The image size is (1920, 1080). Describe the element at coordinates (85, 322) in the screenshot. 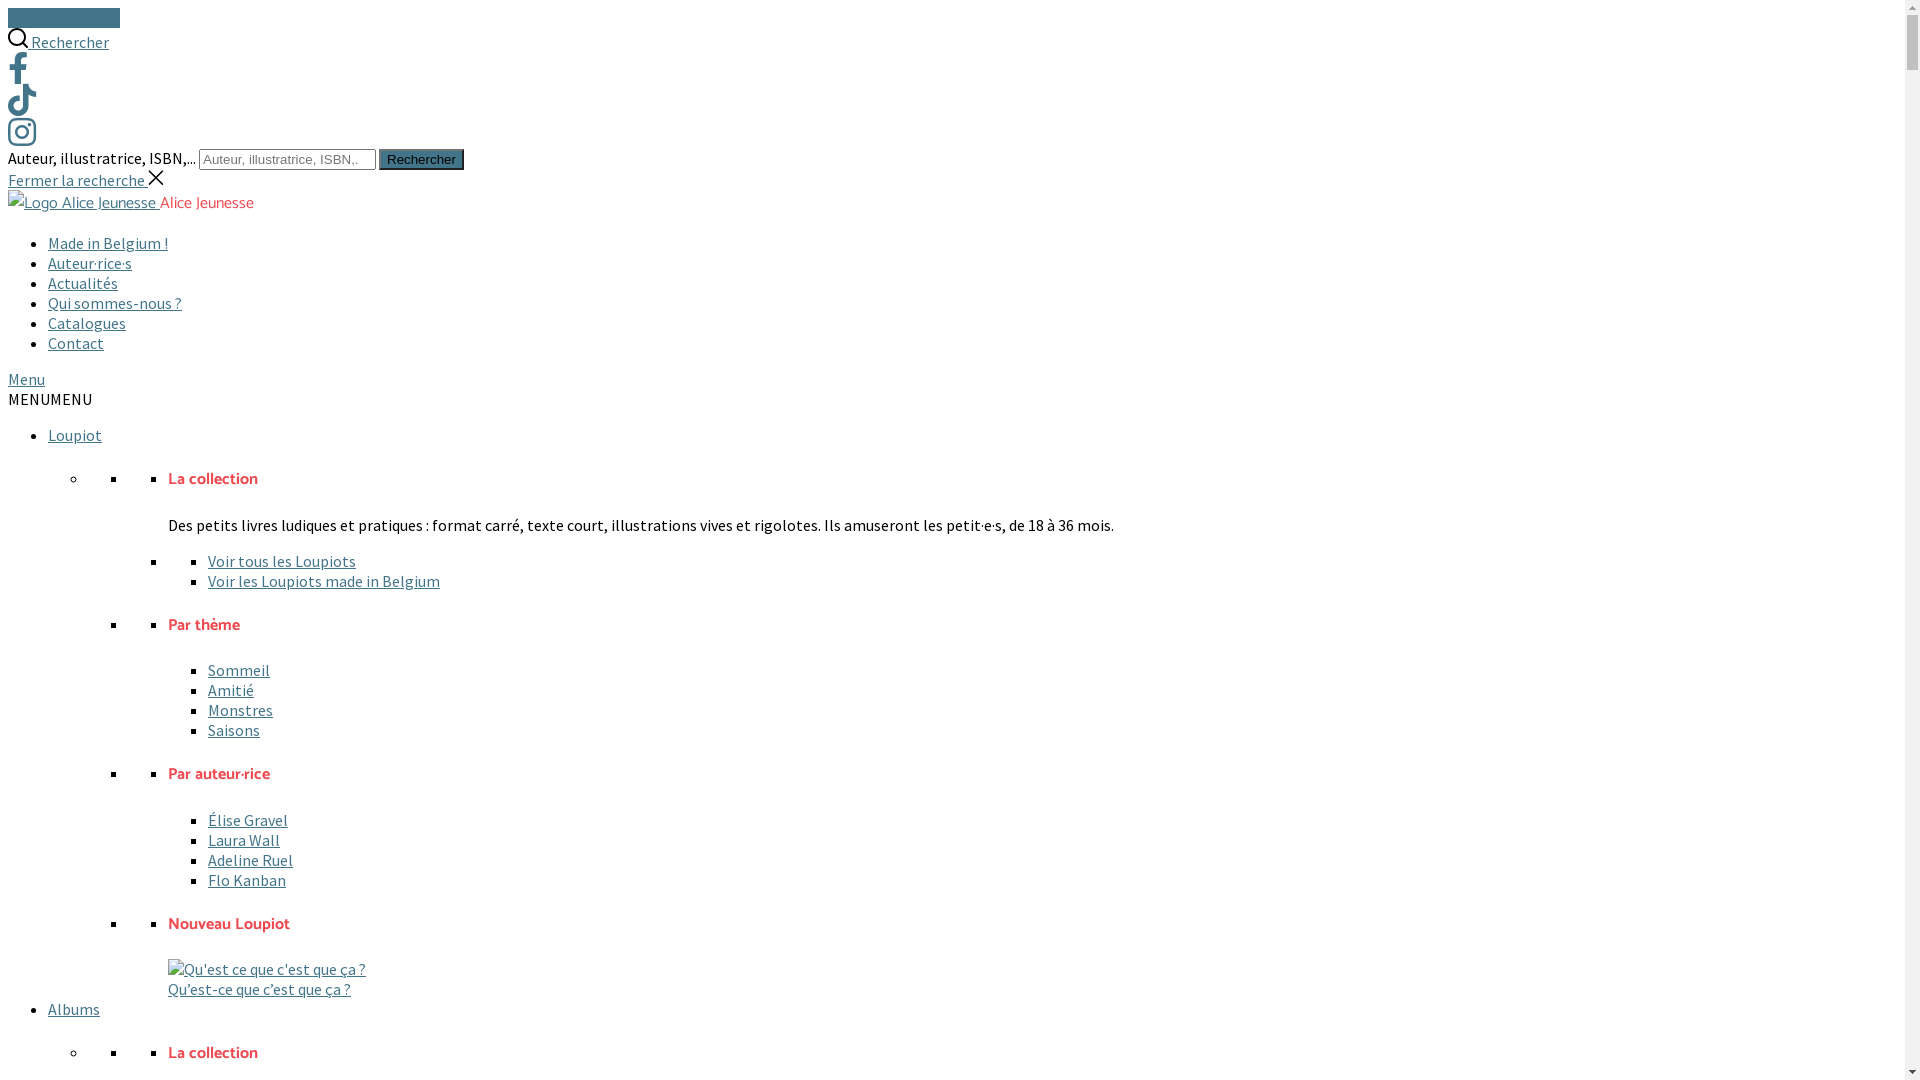

I see `'Catalogues'` at that location.